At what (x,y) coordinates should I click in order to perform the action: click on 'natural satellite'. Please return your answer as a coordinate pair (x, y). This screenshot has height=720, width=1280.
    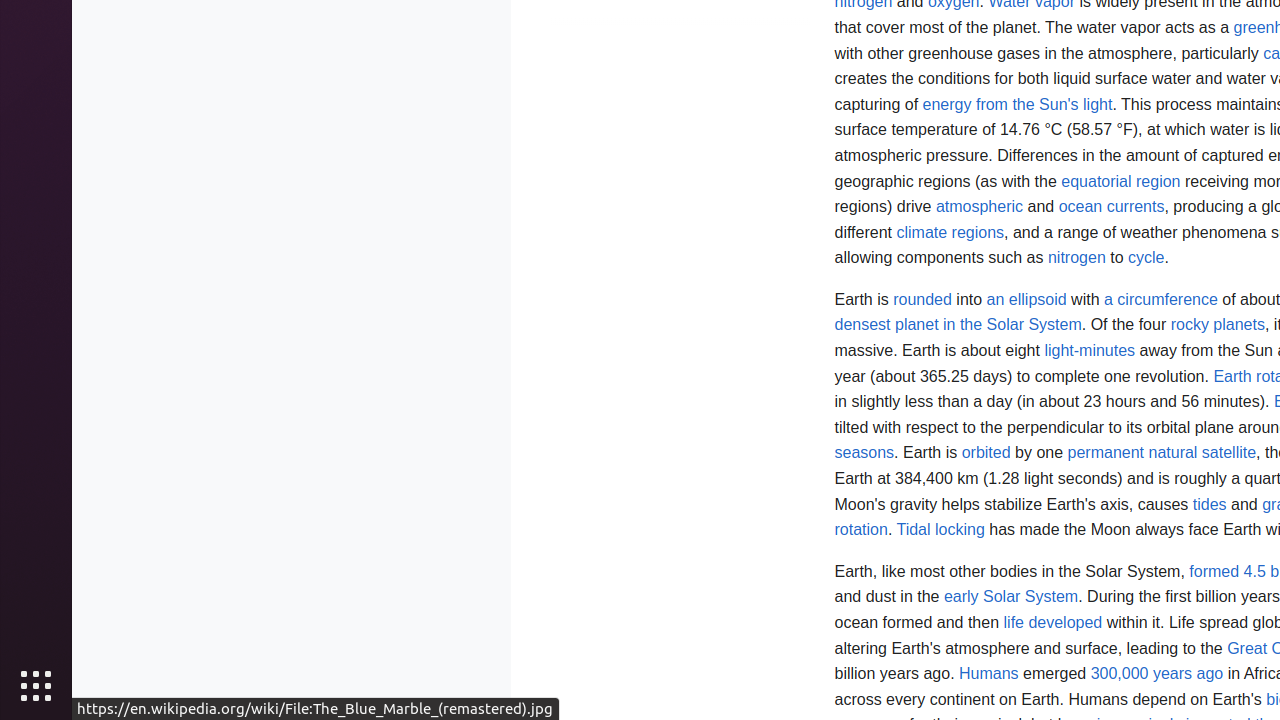
    Looking at the image, I should click on (1201, 453).